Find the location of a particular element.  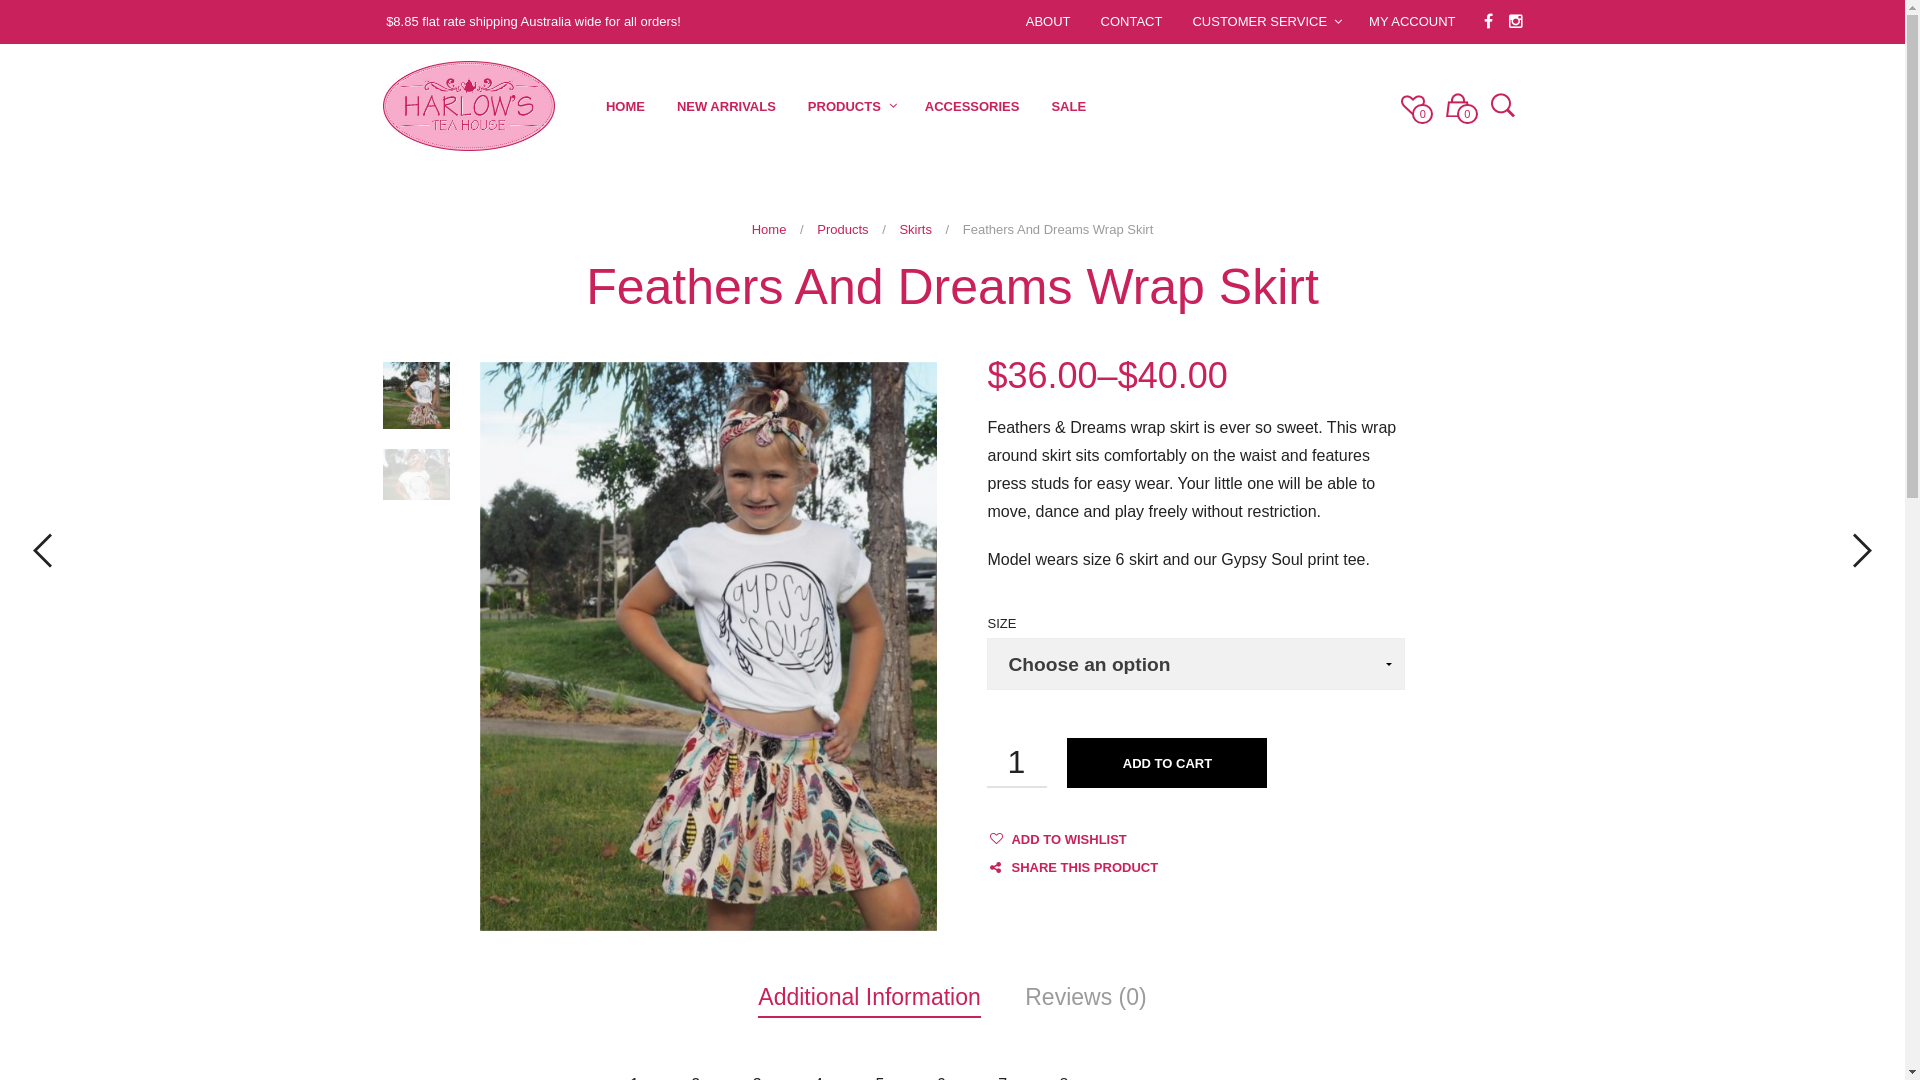

'Qty' is located at coordinates (1017, 763).